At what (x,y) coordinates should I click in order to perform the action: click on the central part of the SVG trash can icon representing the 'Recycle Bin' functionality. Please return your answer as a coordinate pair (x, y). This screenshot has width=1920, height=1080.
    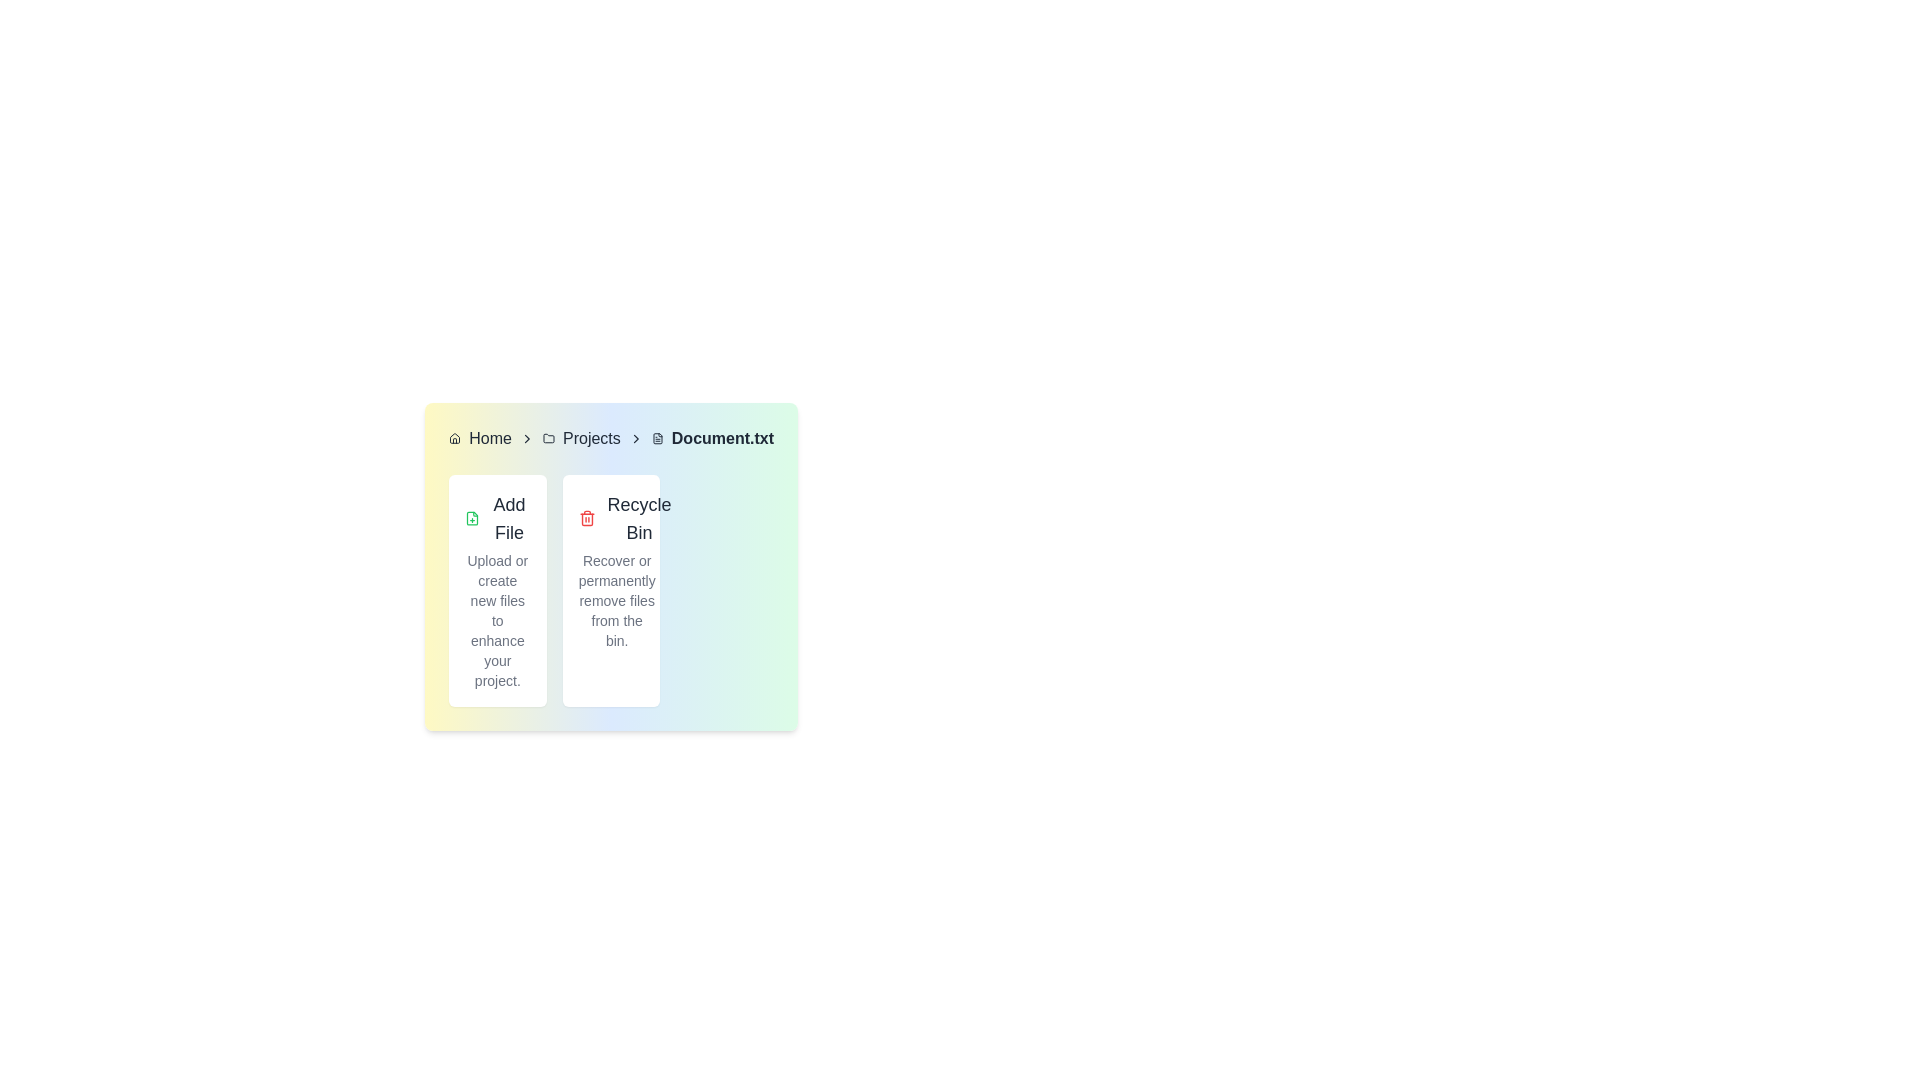
    Looking at the image, I should click on (586, 519).